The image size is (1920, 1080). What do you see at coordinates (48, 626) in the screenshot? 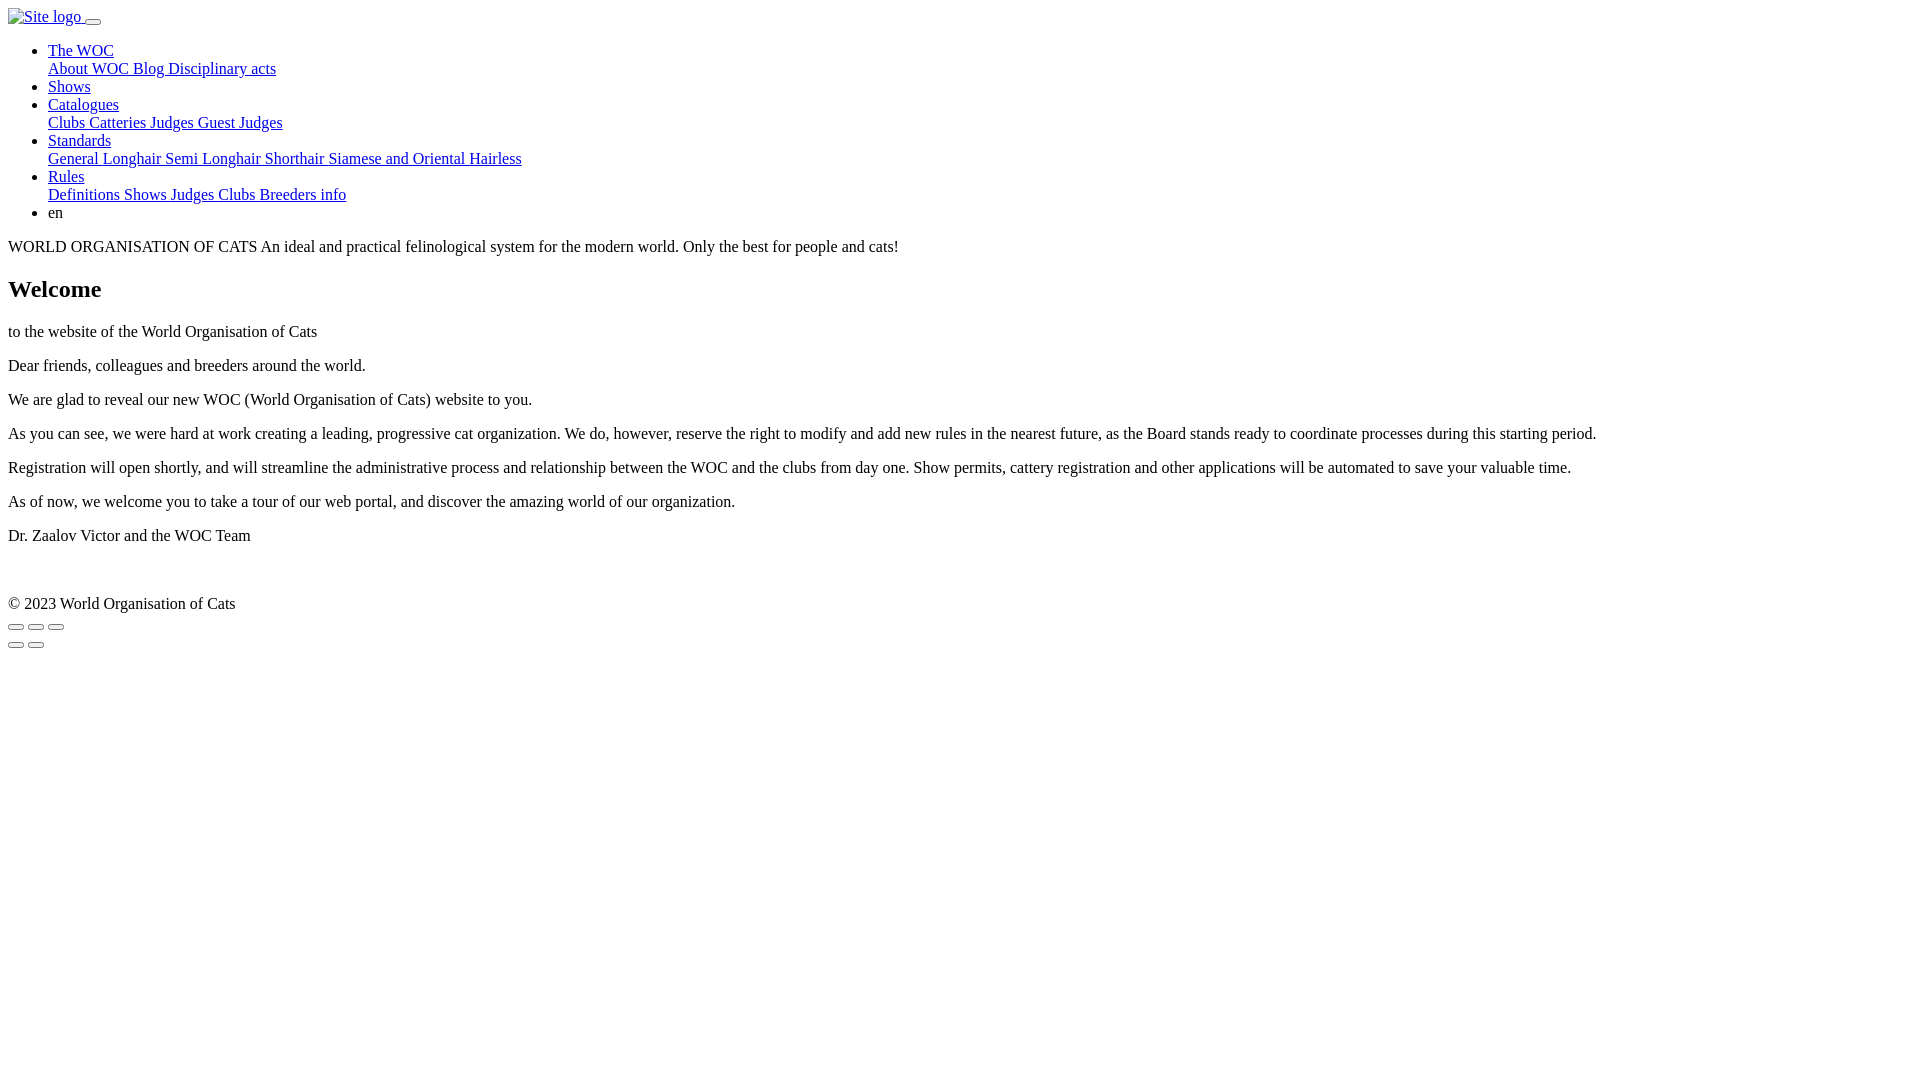
I see `'Zoom in/out'` at bounding box center [48, 626].